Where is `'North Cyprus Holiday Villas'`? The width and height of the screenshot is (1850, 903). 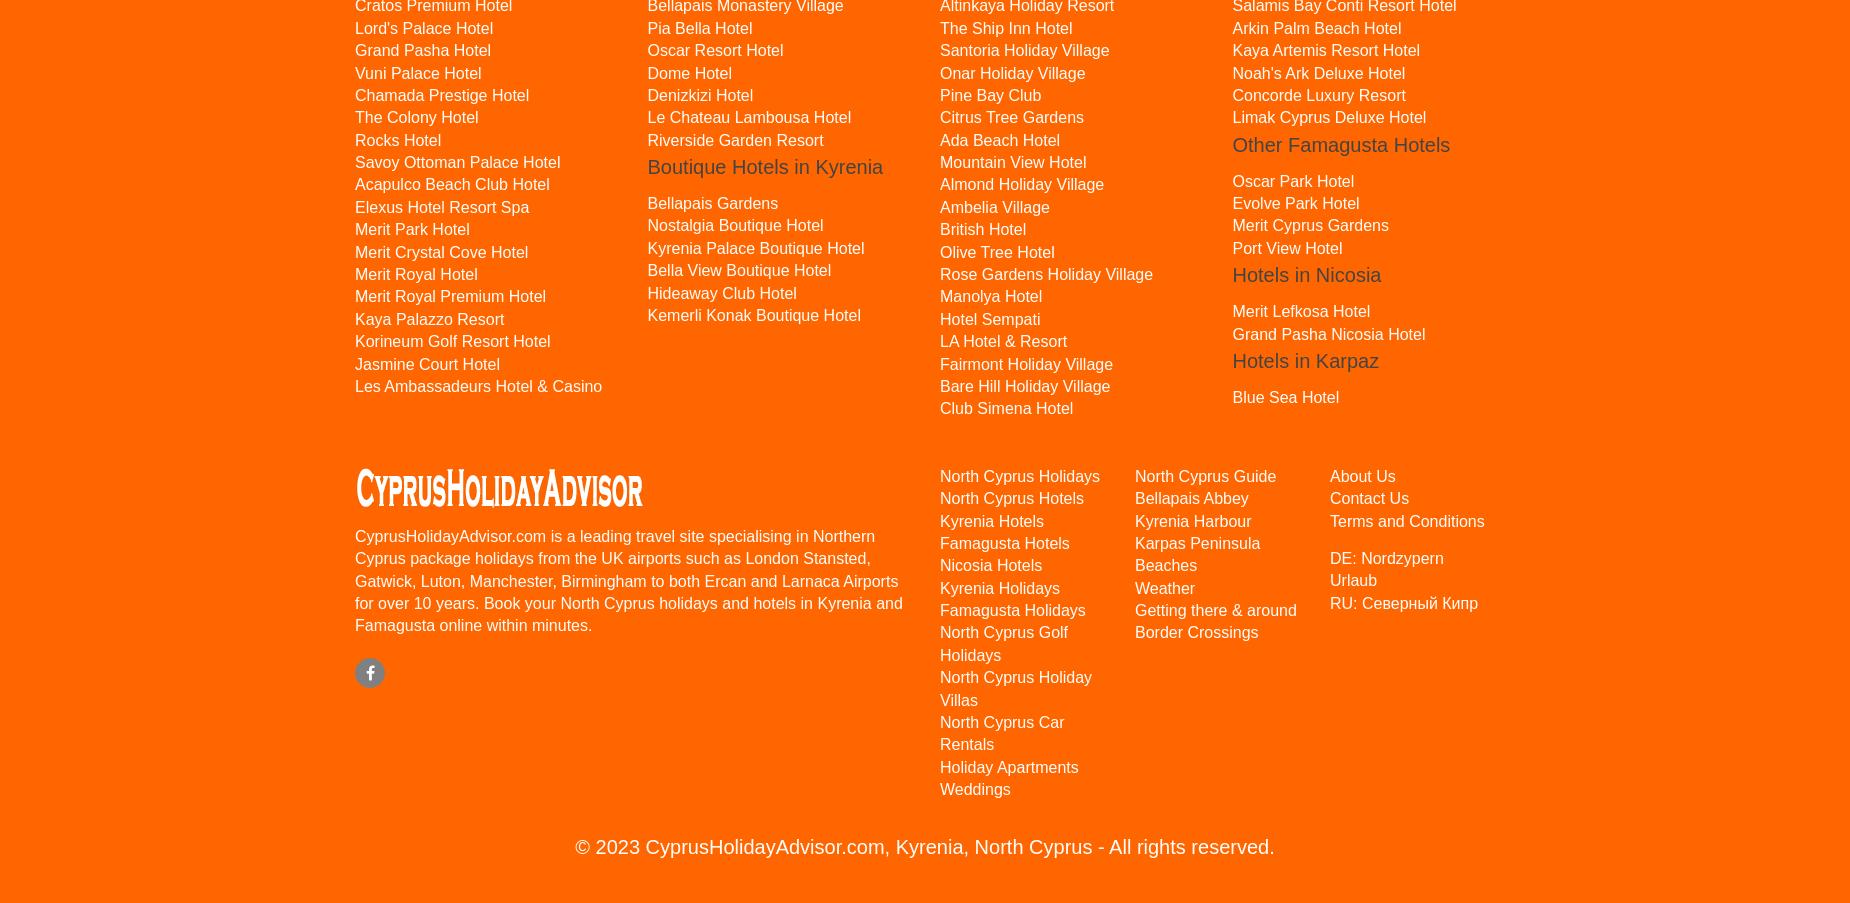 'North Cyprus Holiday Villas' is located at coordinates (1015, 687).